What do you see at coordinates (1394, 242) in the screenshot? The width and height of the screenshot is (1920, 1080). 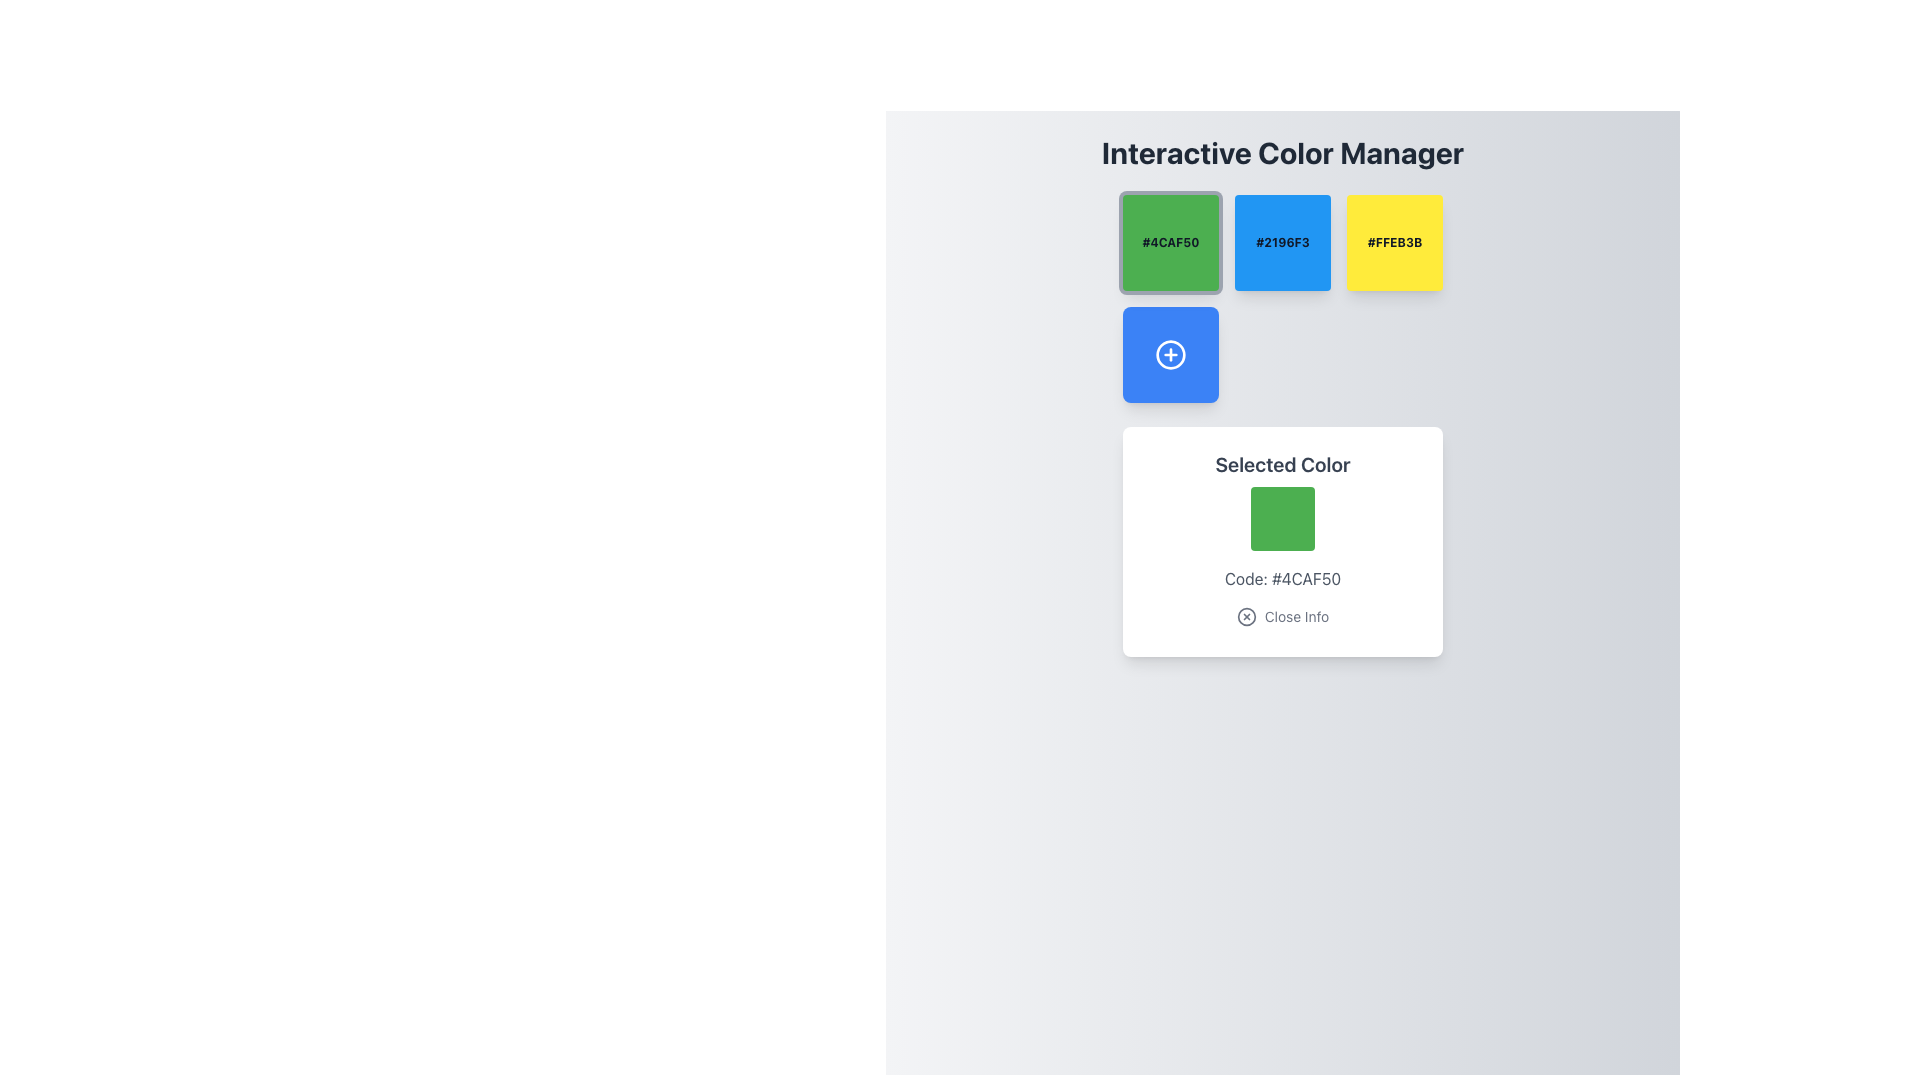 I see `the Color Selection Tile, which is the third item in the first row of a 3x2 layout located in the top-right corner of the grid` at bounding box center [1394, 242].